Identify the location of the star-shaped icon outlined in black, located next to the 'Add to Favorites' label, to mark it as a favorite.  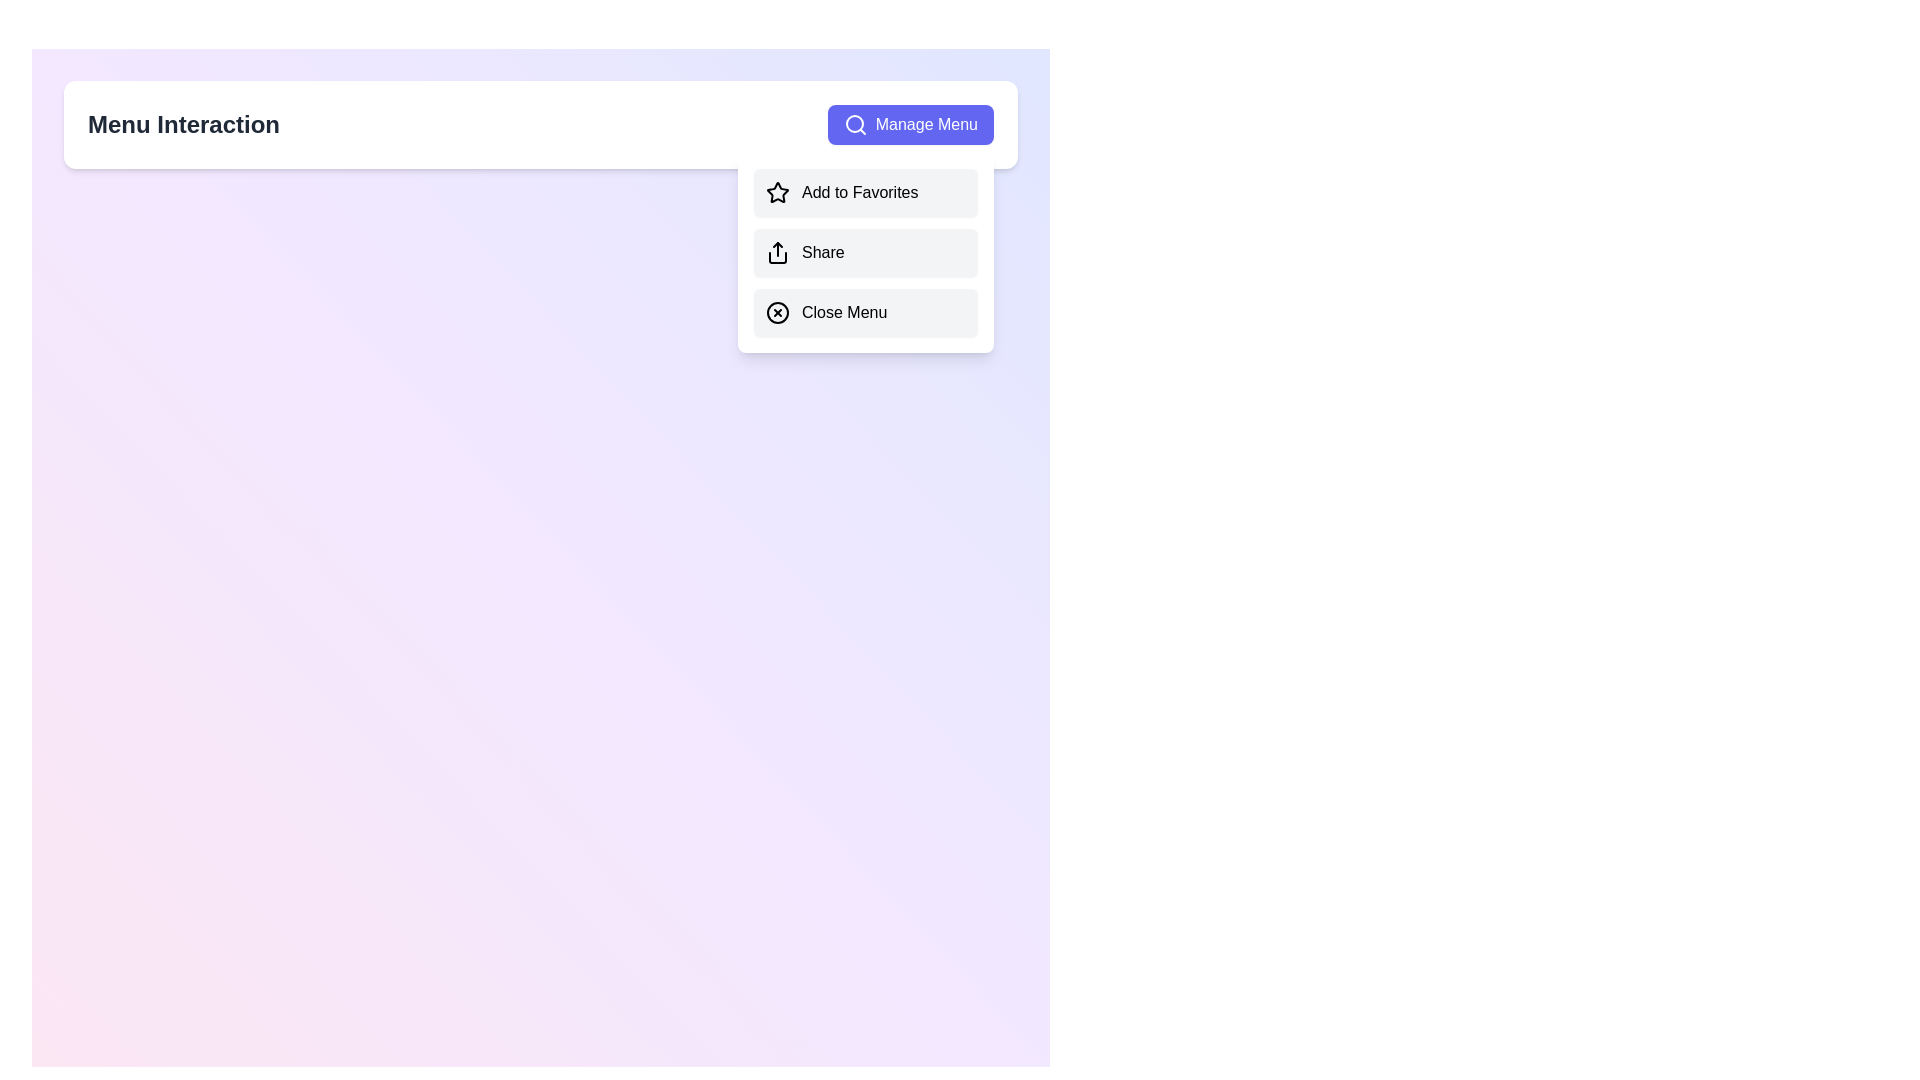
(776, 192).